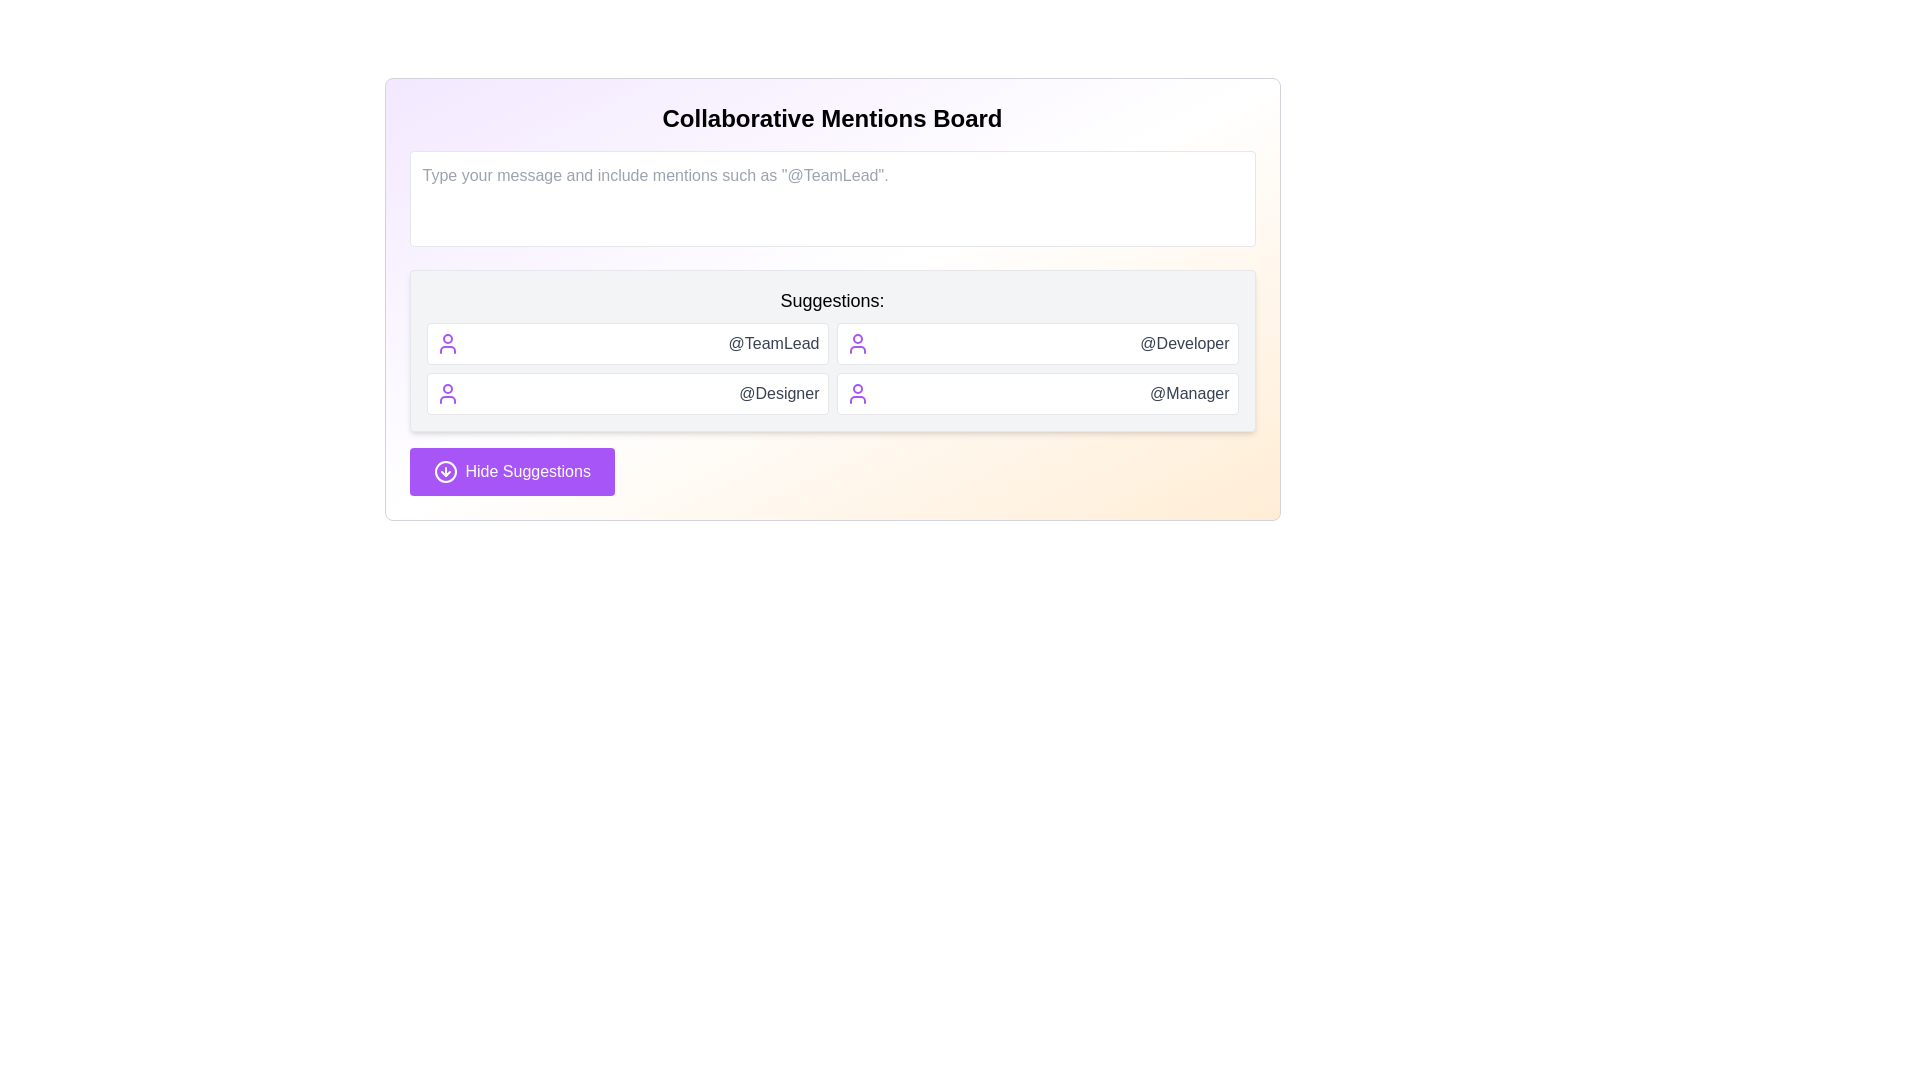 The width and height of the screenshot is (1920, 1080). What do you see at coordinates (444, 471) in the screenshot?
I see `the visually centered purple-colored circle icon with a downward arrow, which is part of the suggestion control adjacent to the list of user suggestions` at bounding box center [444, 471].